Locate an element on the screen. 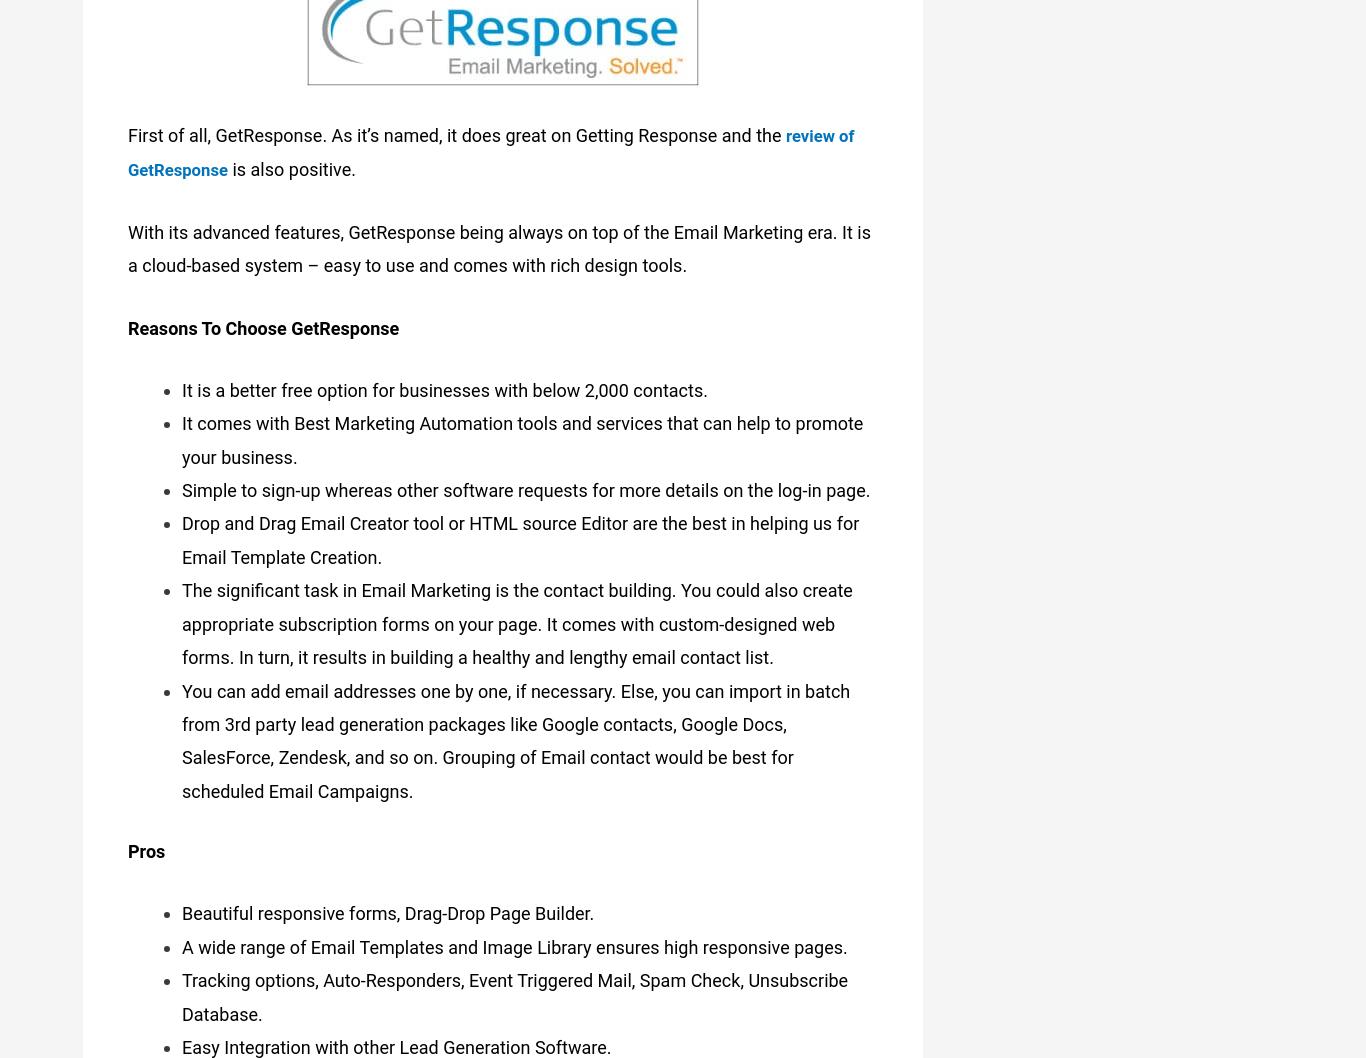 The image size is (1366, 1058). 'Drop and Drag Email Creator tool or HTML source Editor are the best in helping us for Email Template Creation.' is located at coordinates (520, 536).